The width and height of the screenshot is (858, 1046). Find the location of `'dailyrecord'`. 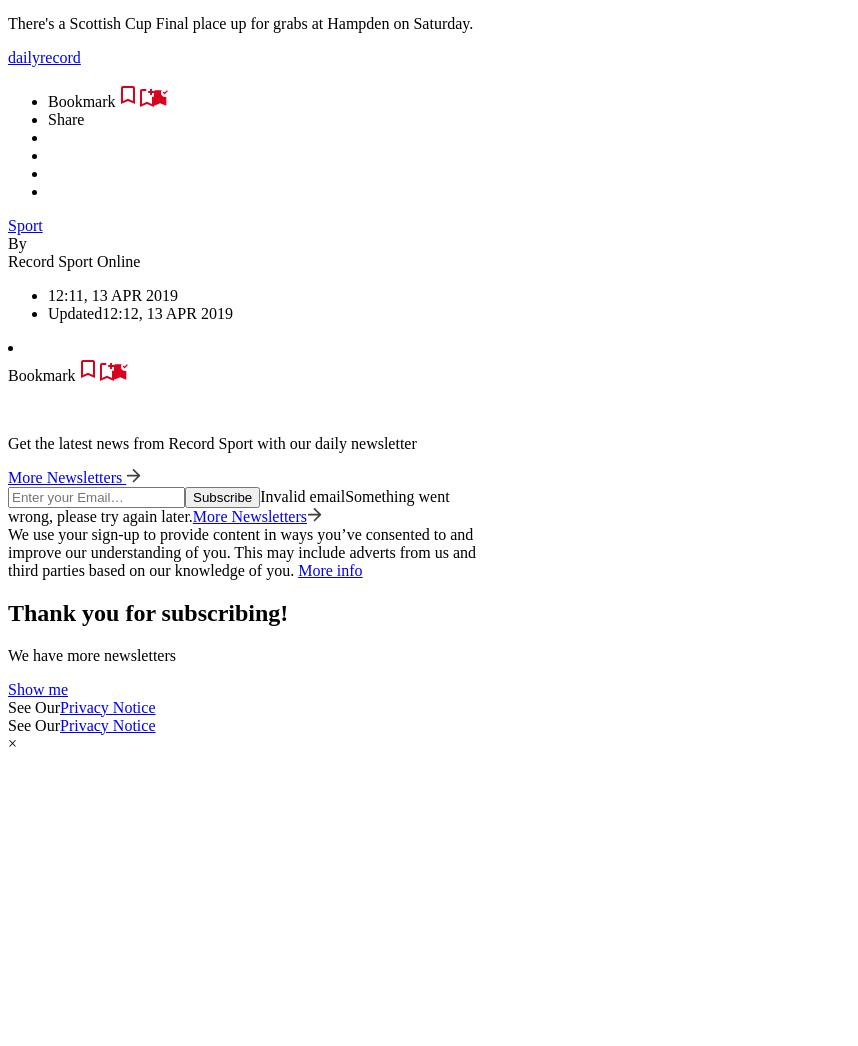

'dailyrecord' is located at coordinates (43, 56).